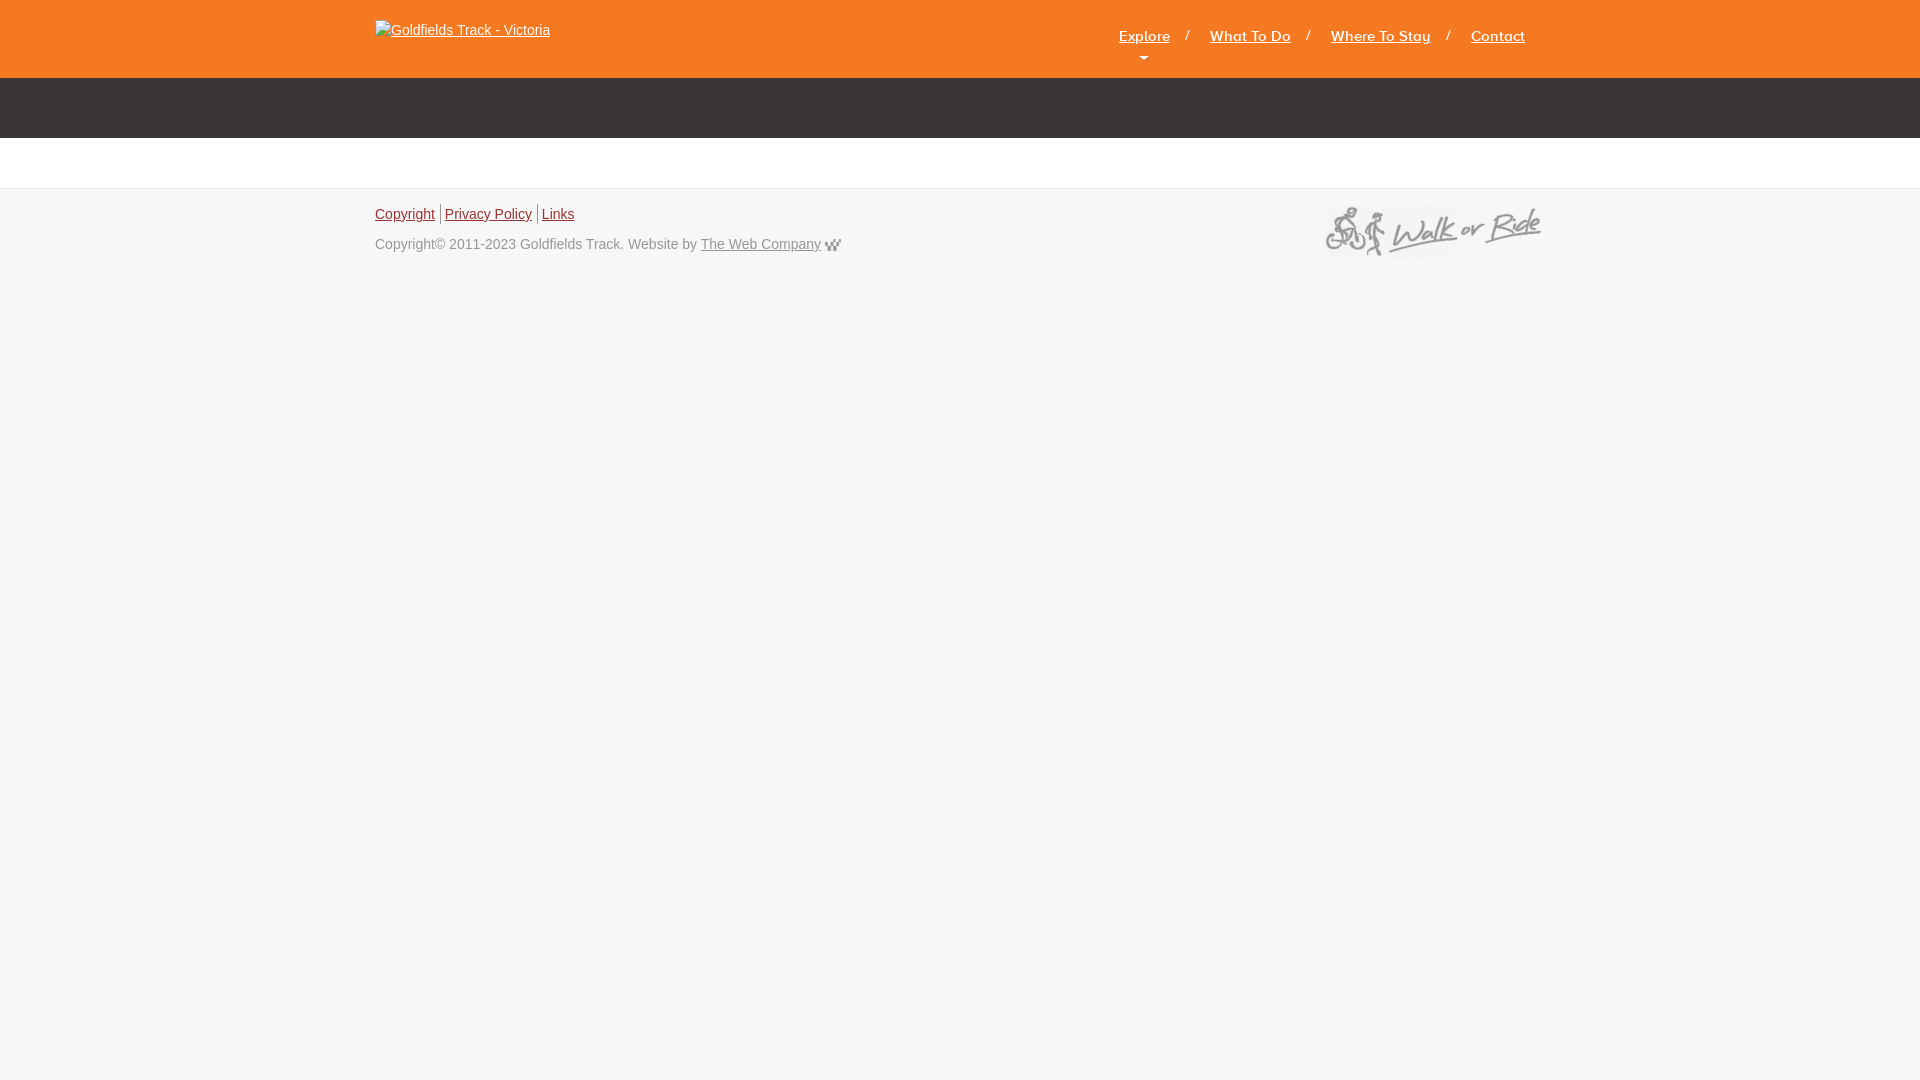 The width and height of the screenshot is (1920, 1080). I want to click on 'Explore', so click(1144, 36).